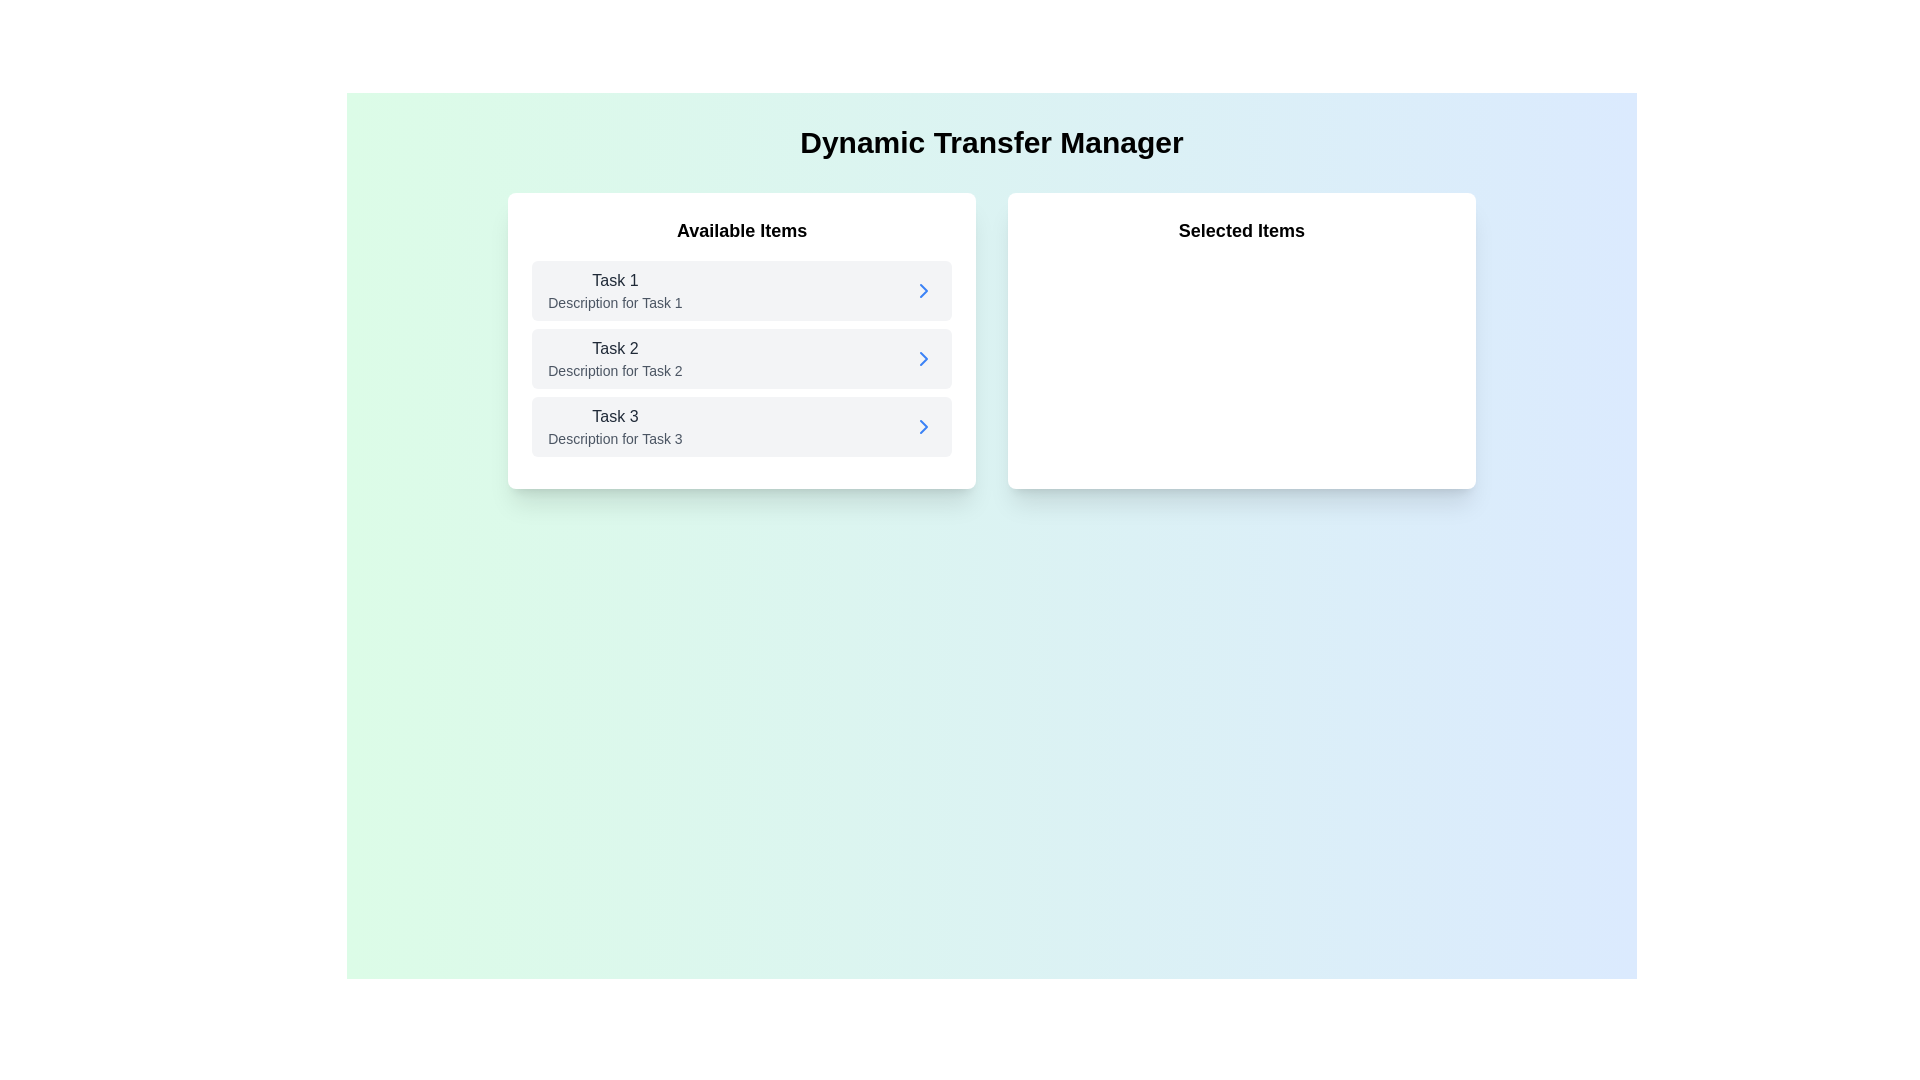 The image size is (1920, 1080). What do you see at coordinates (613, 426) in the screenshot?
I see `the title text of the task list entry labeled 'Task 3' to highlight it, which is the third item` at bounding box center [613, 426].